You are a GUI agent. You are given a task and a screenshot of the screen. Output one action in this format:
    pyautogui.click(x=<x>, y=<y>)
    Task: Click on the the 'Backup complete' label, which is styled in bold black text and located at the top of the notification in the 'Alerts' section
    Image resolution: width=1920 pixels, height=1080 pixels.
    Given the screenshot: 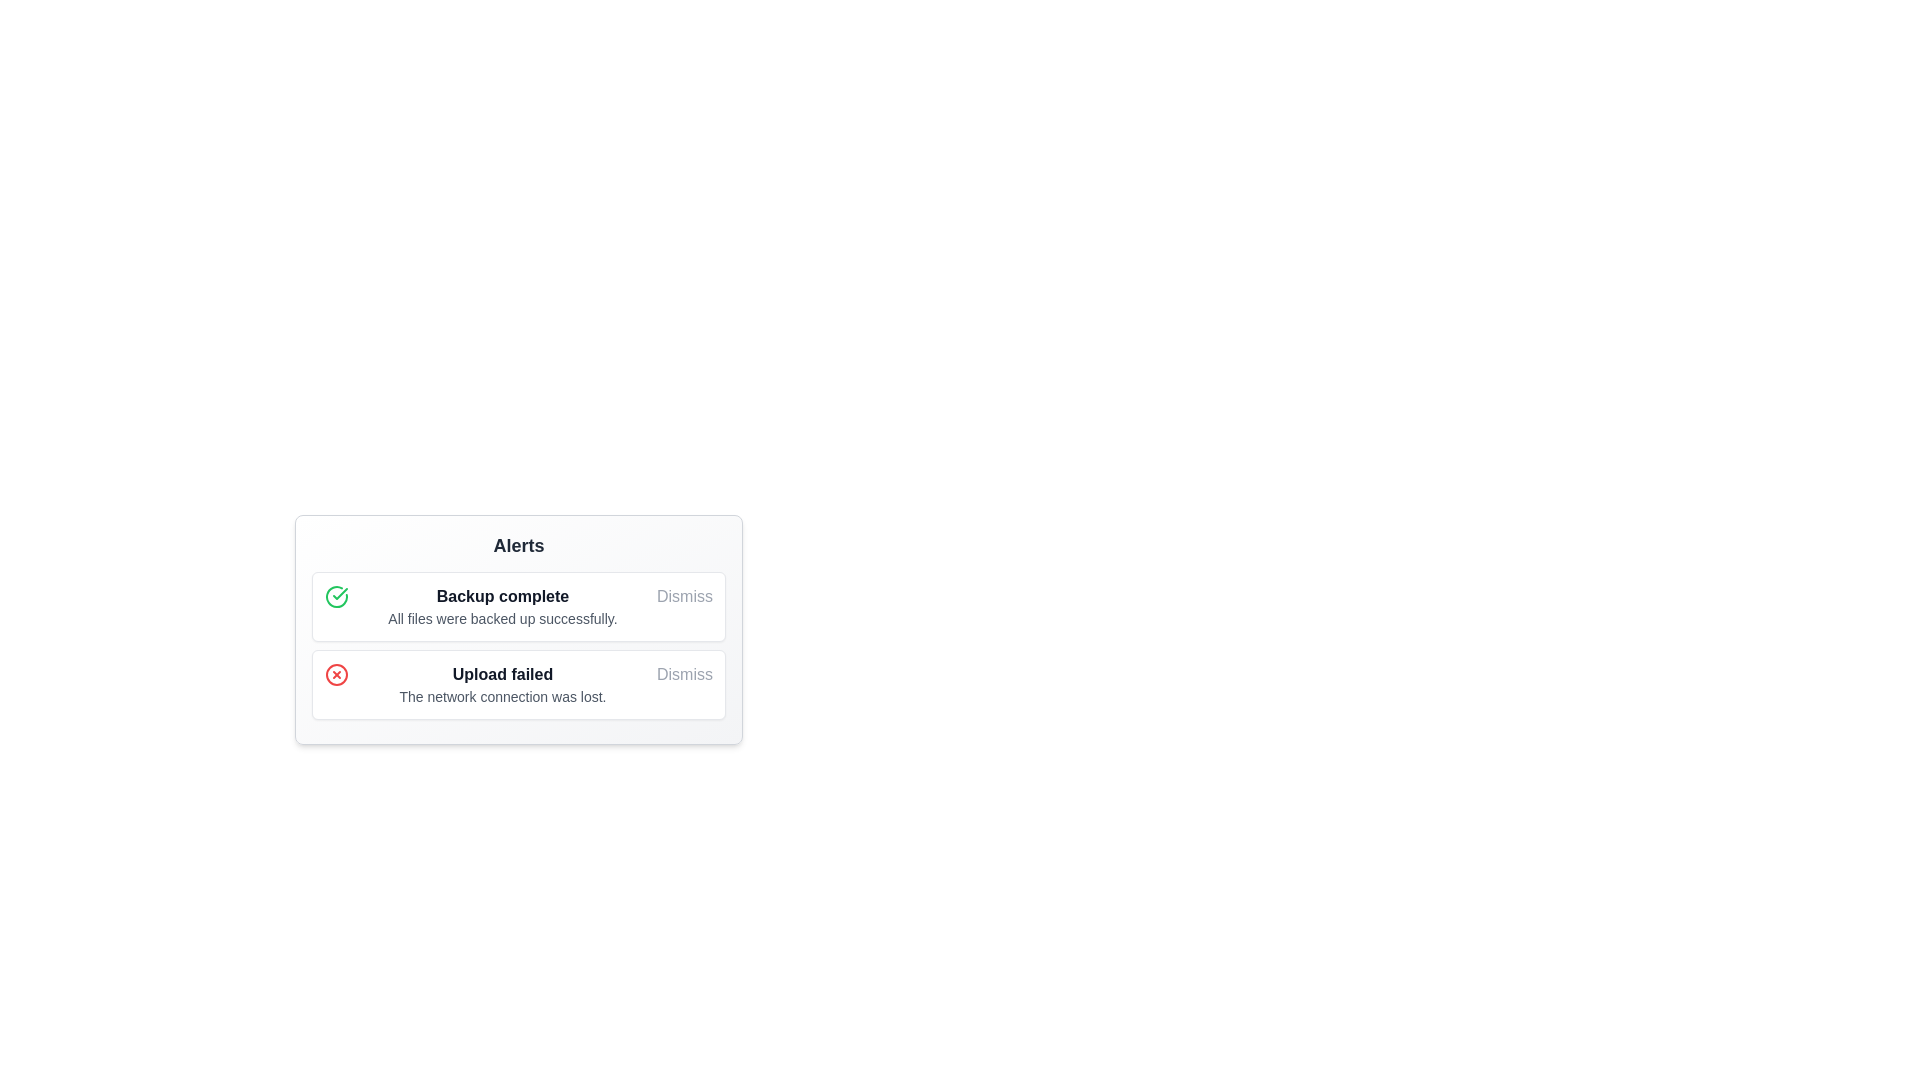 What is the action you would take?
    pyautogui.click(x=503, y=596)
    